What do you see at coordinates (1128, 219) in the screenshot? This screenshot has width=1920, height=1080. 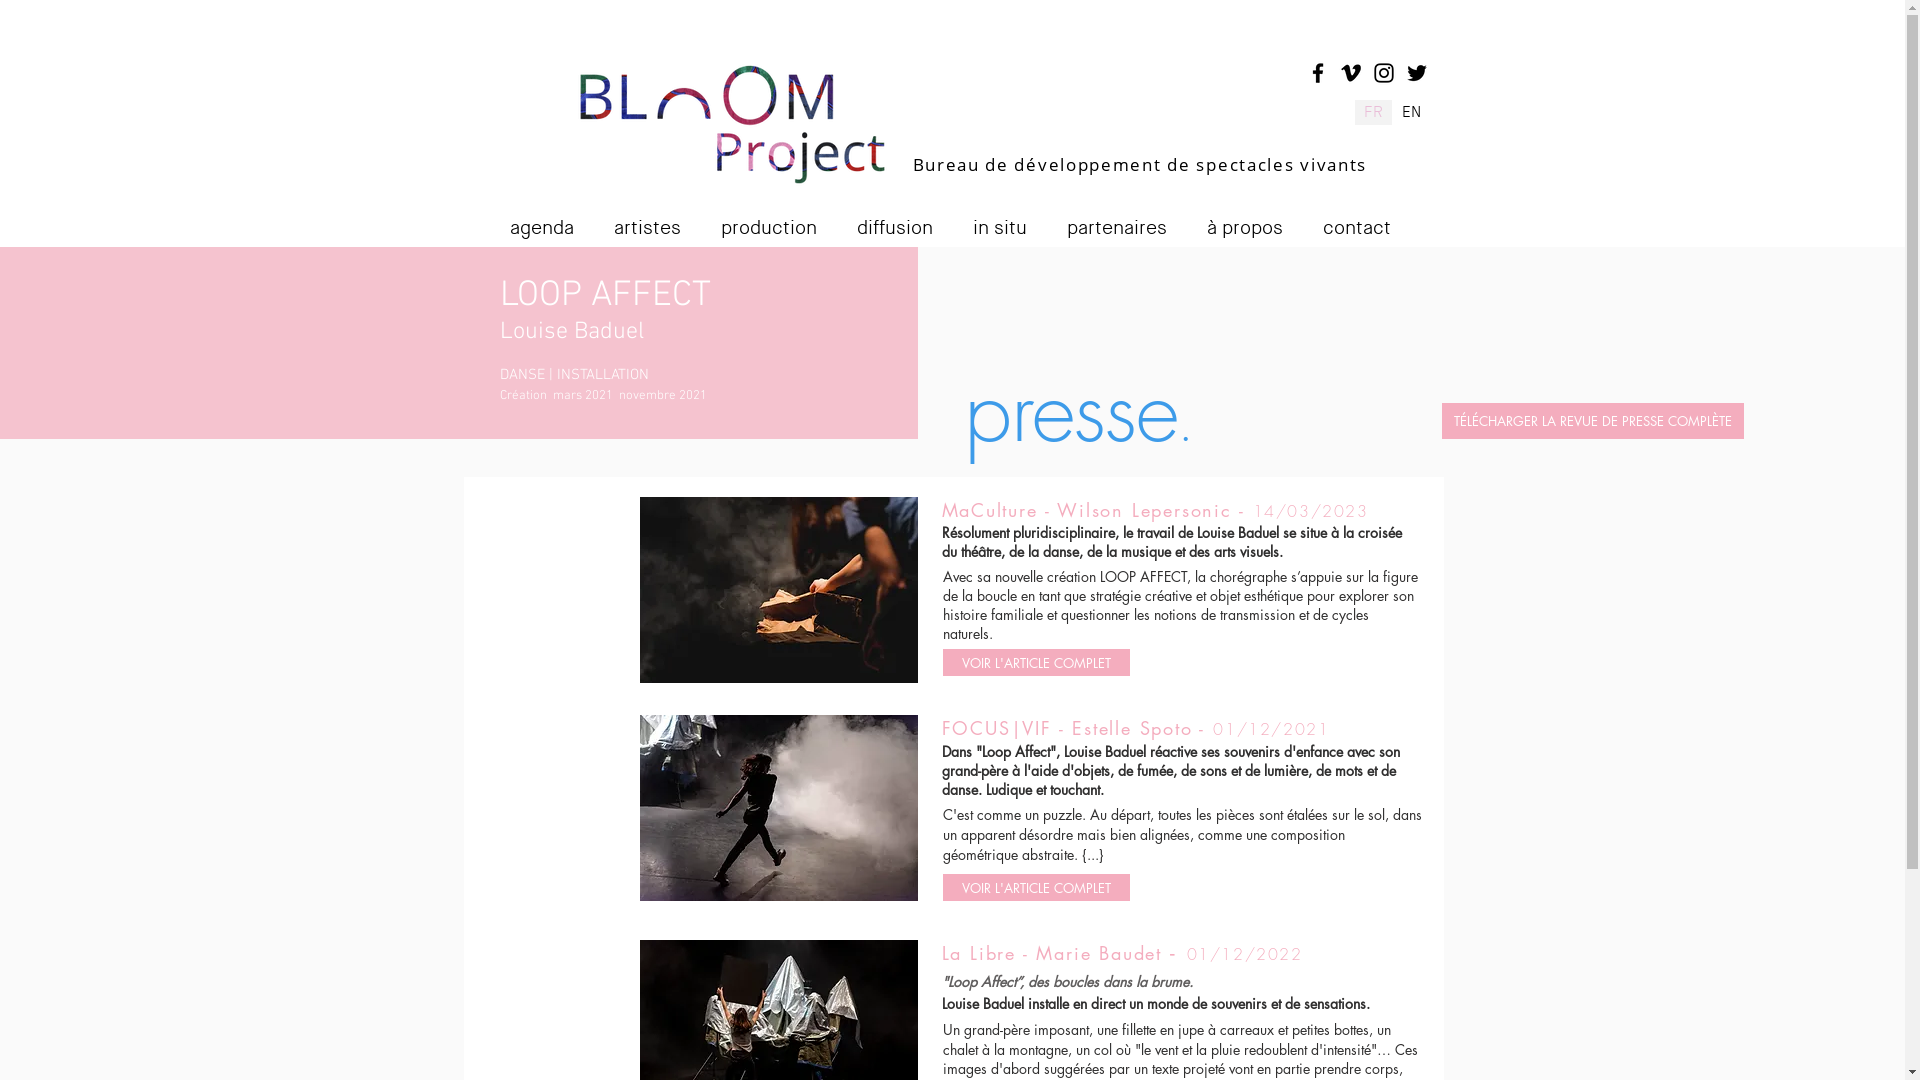 I see `'partenaires'` at bounding box center [1128, 219].